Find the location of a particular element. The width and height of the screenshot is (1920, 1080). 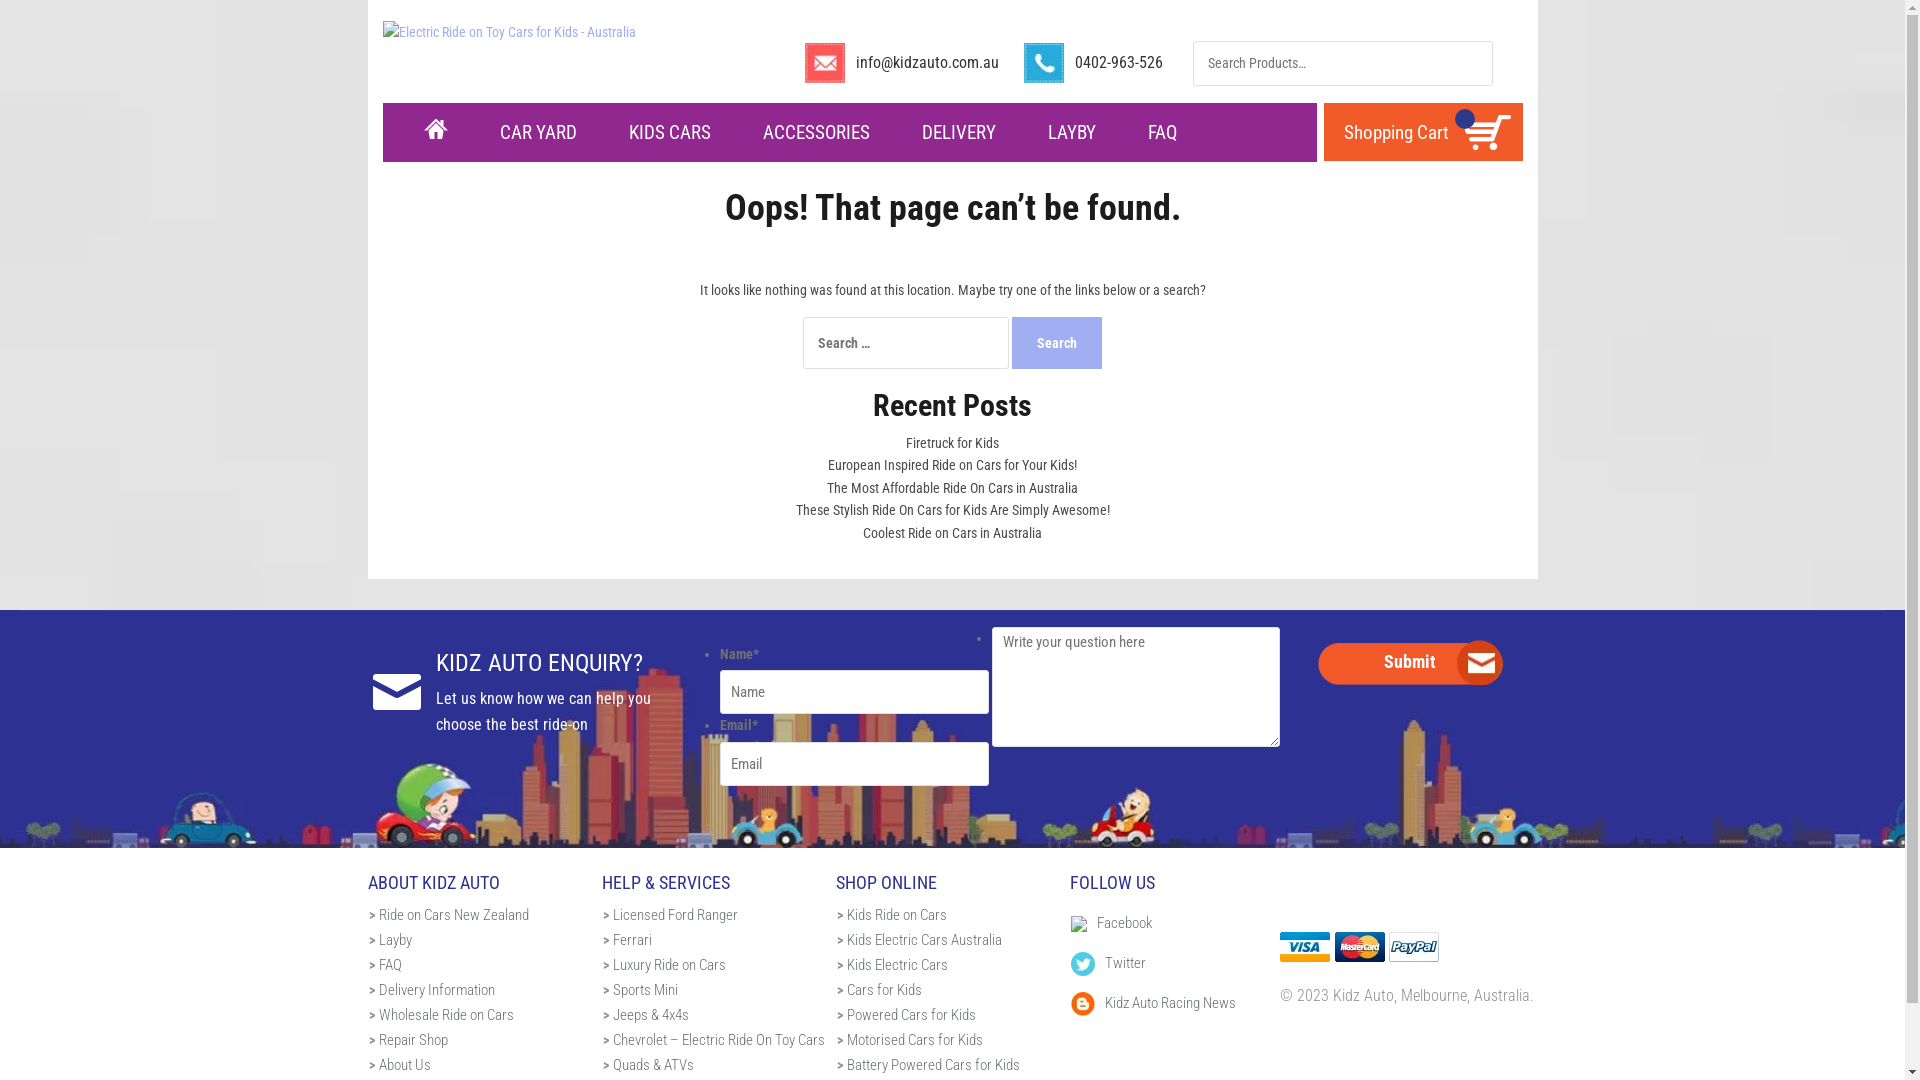

'Licensed Ford Ranger' is located at coordinates (674, 914).